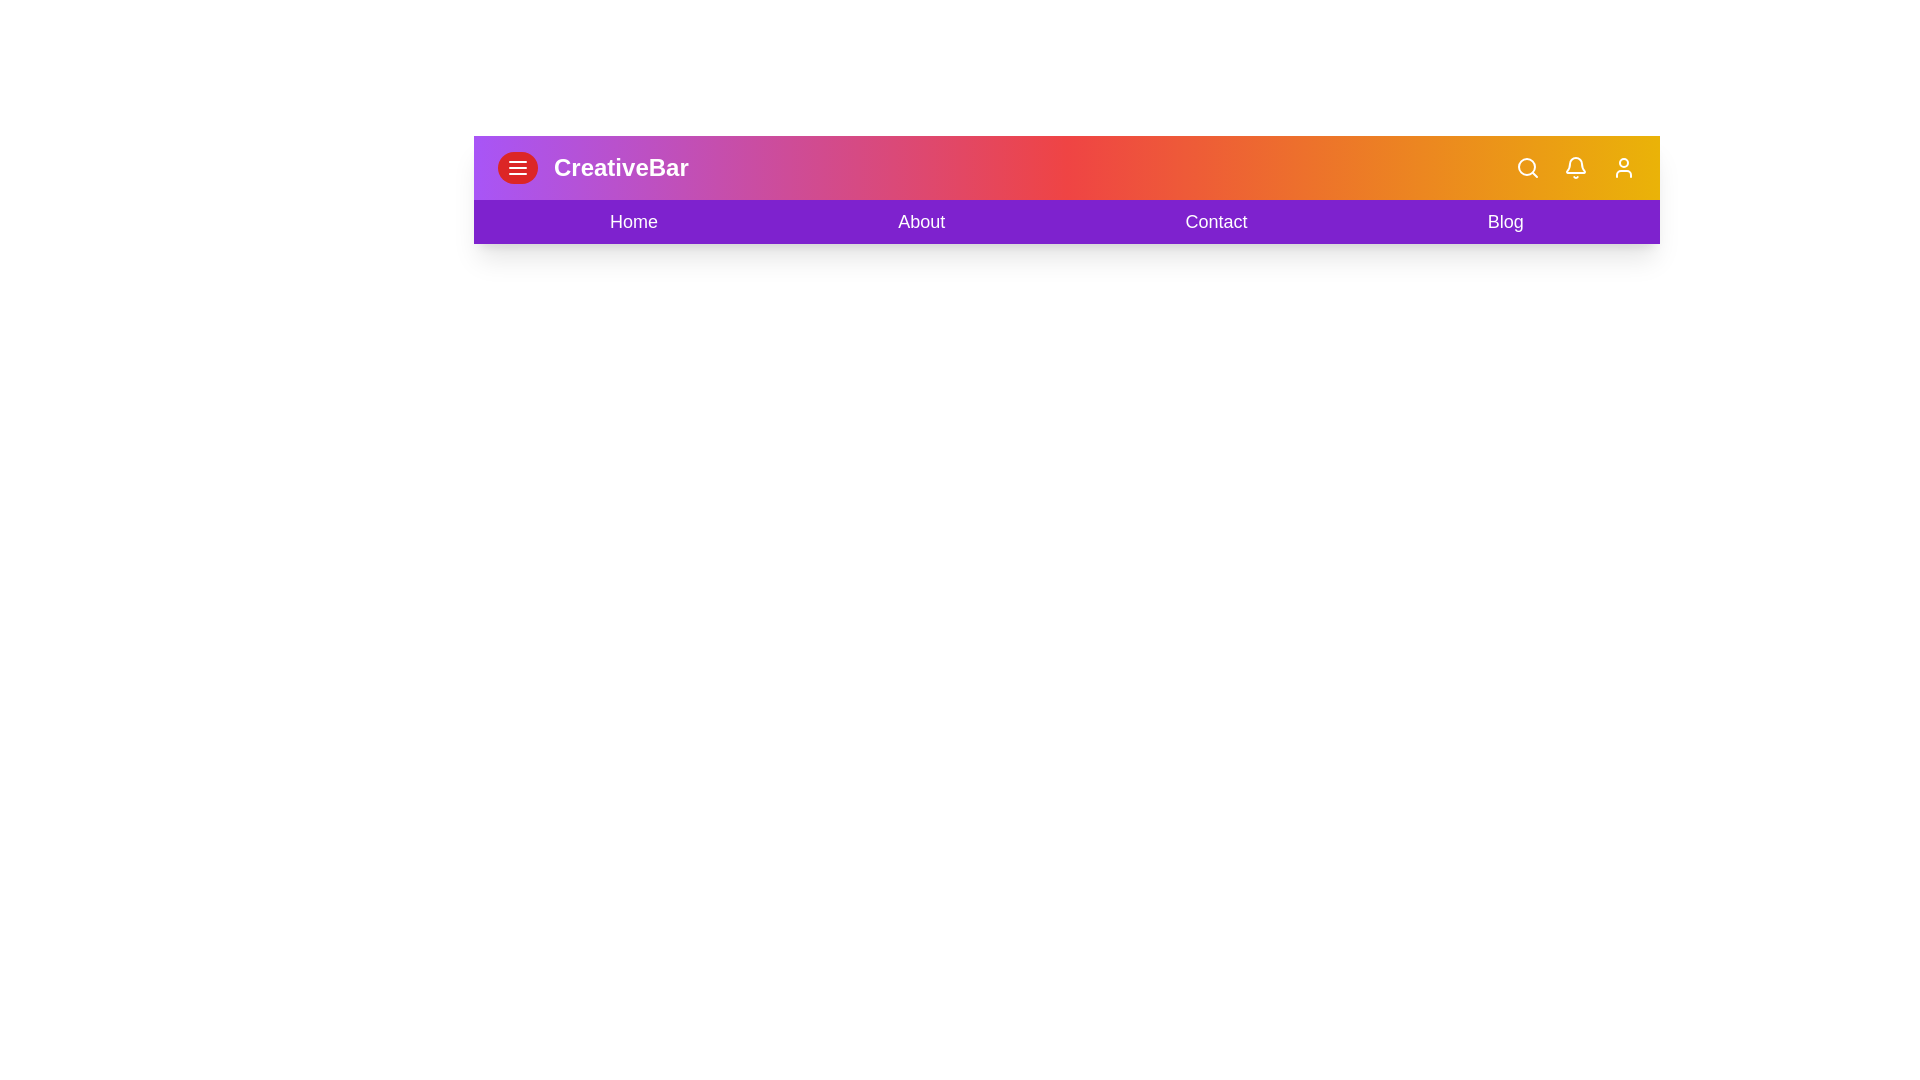 The height and width of the screenshot is (1080, 1920). I want to click on the menu item About to observe its hover effect, so click(920, 222).